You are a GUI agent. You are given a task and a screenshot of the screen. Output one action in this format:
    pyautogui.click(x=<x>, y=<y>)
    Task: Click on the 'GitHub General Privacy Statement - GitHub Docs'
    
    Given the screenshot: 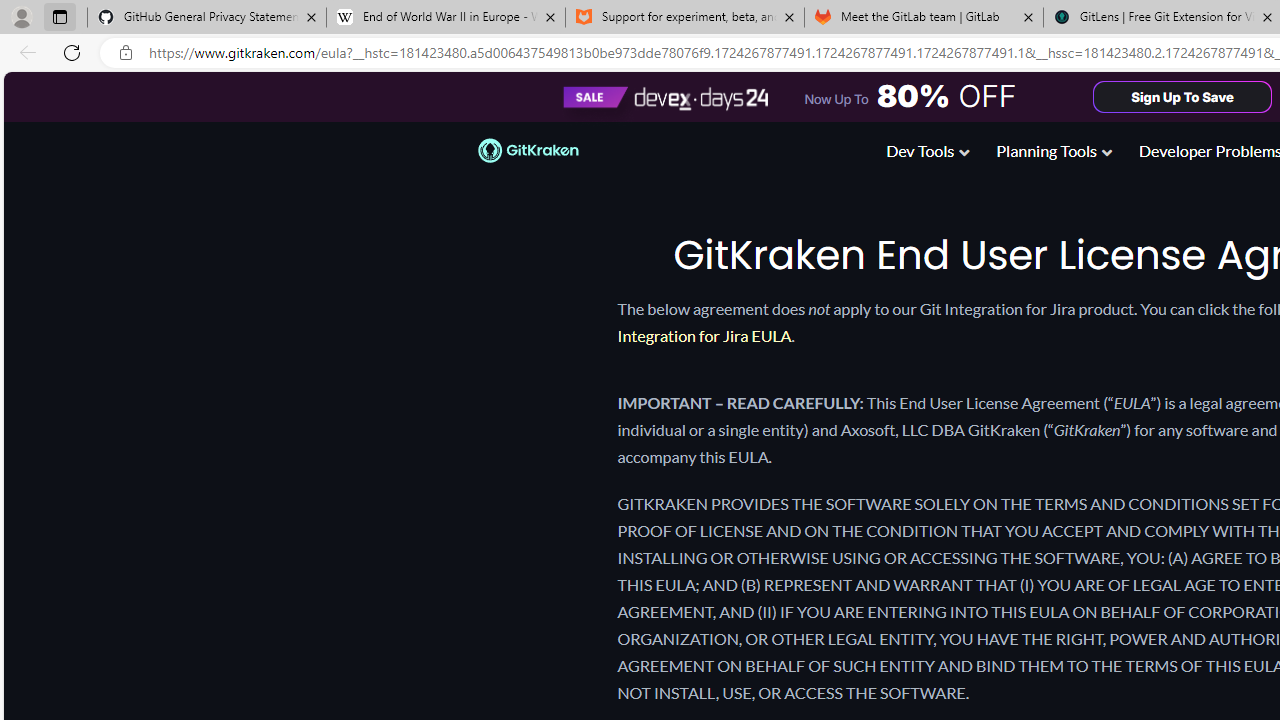 What is the action you would take?
    pyautogui.click(x=207, y=17)
    